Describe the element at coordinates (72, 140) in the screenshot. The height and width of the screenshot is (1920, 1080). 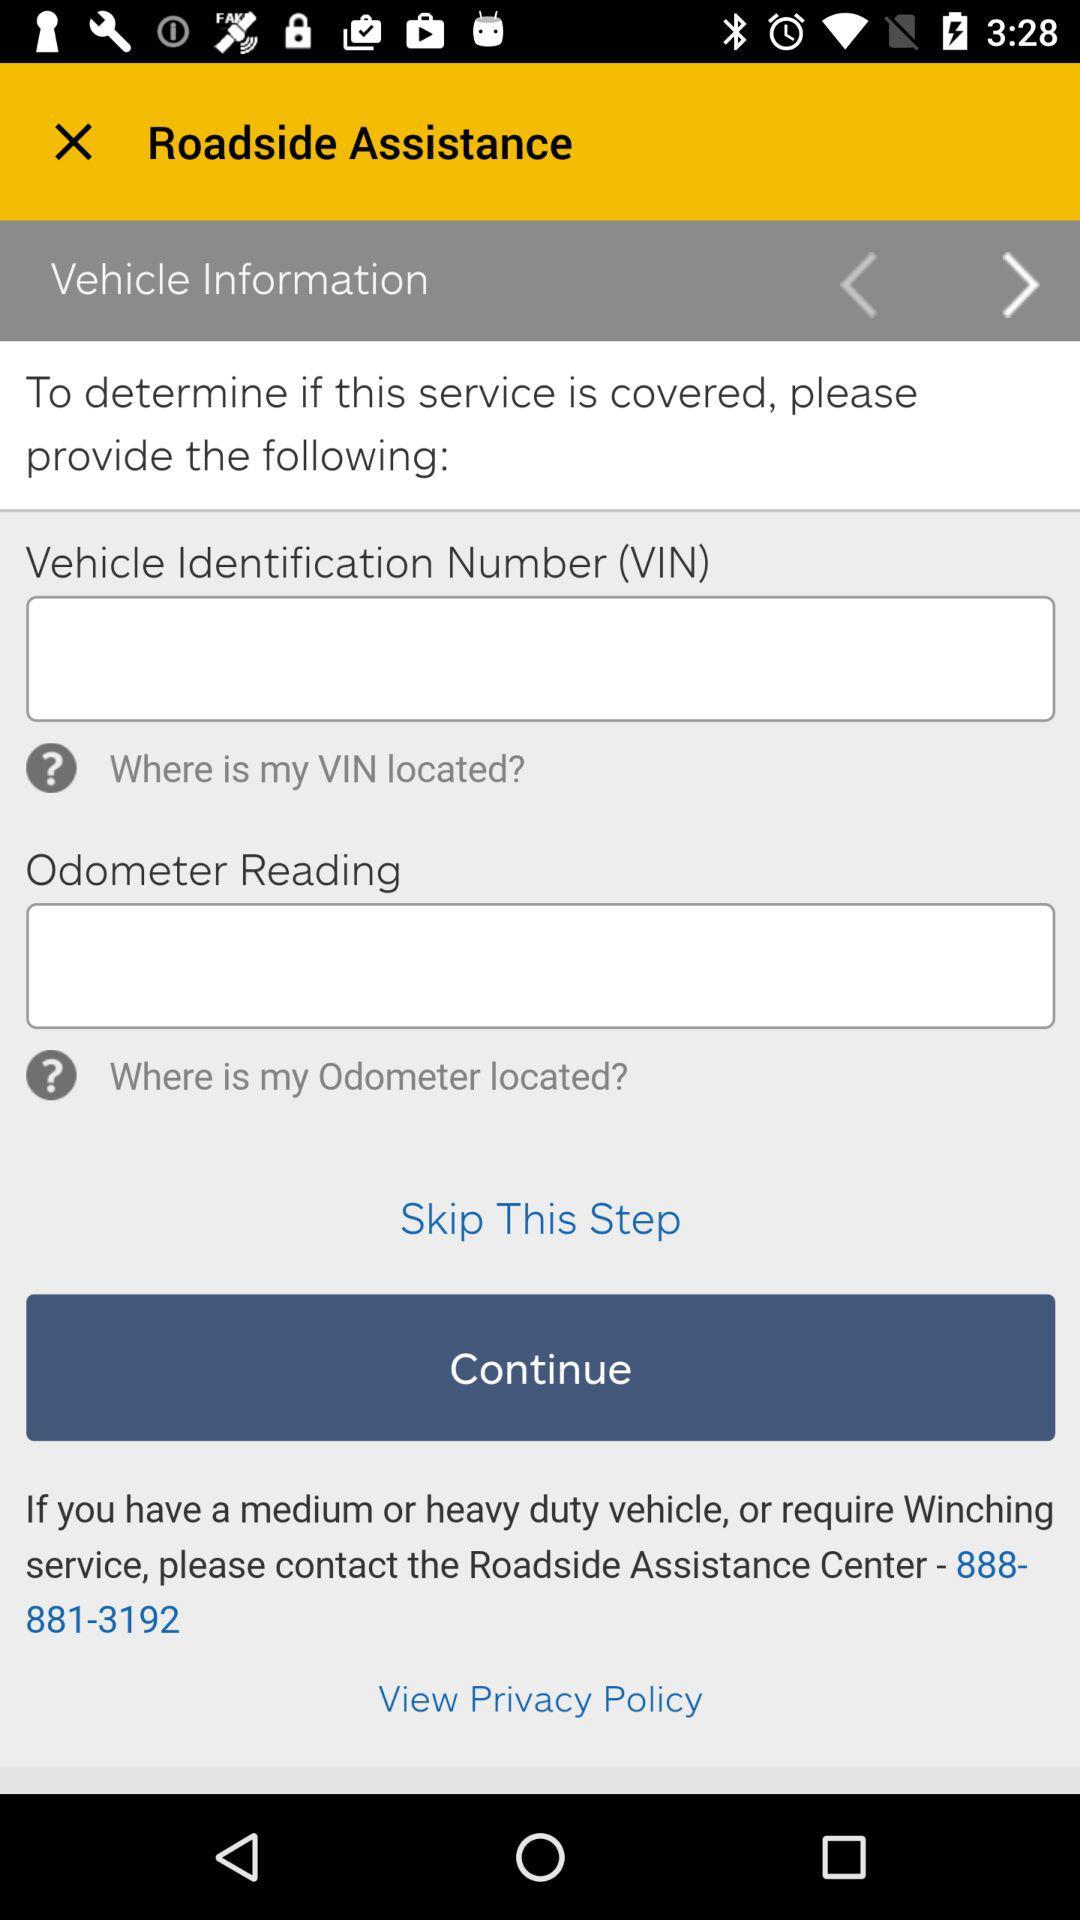
I see `the close icon` at that location.